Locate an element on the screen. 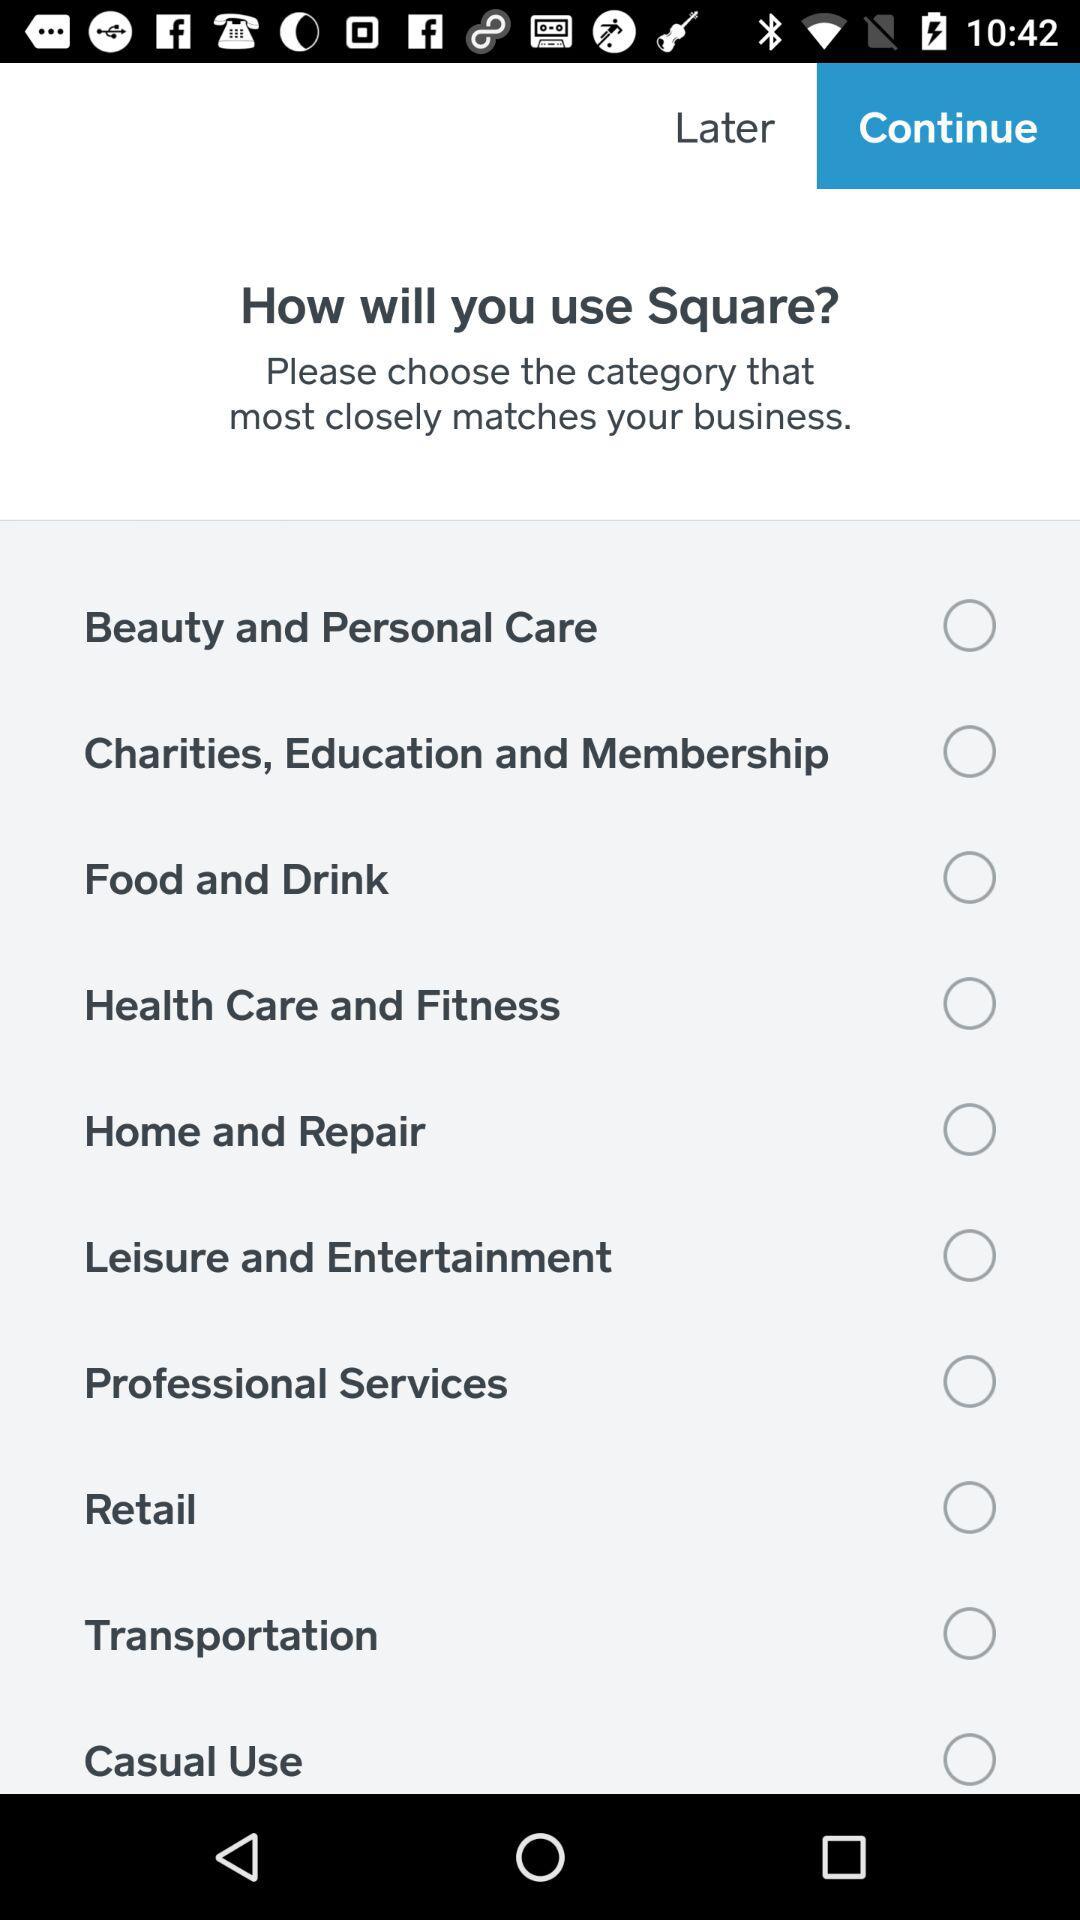 This screenshot has height=1920, width=1080. home and repair icon is located at coordinates (540, 1129).